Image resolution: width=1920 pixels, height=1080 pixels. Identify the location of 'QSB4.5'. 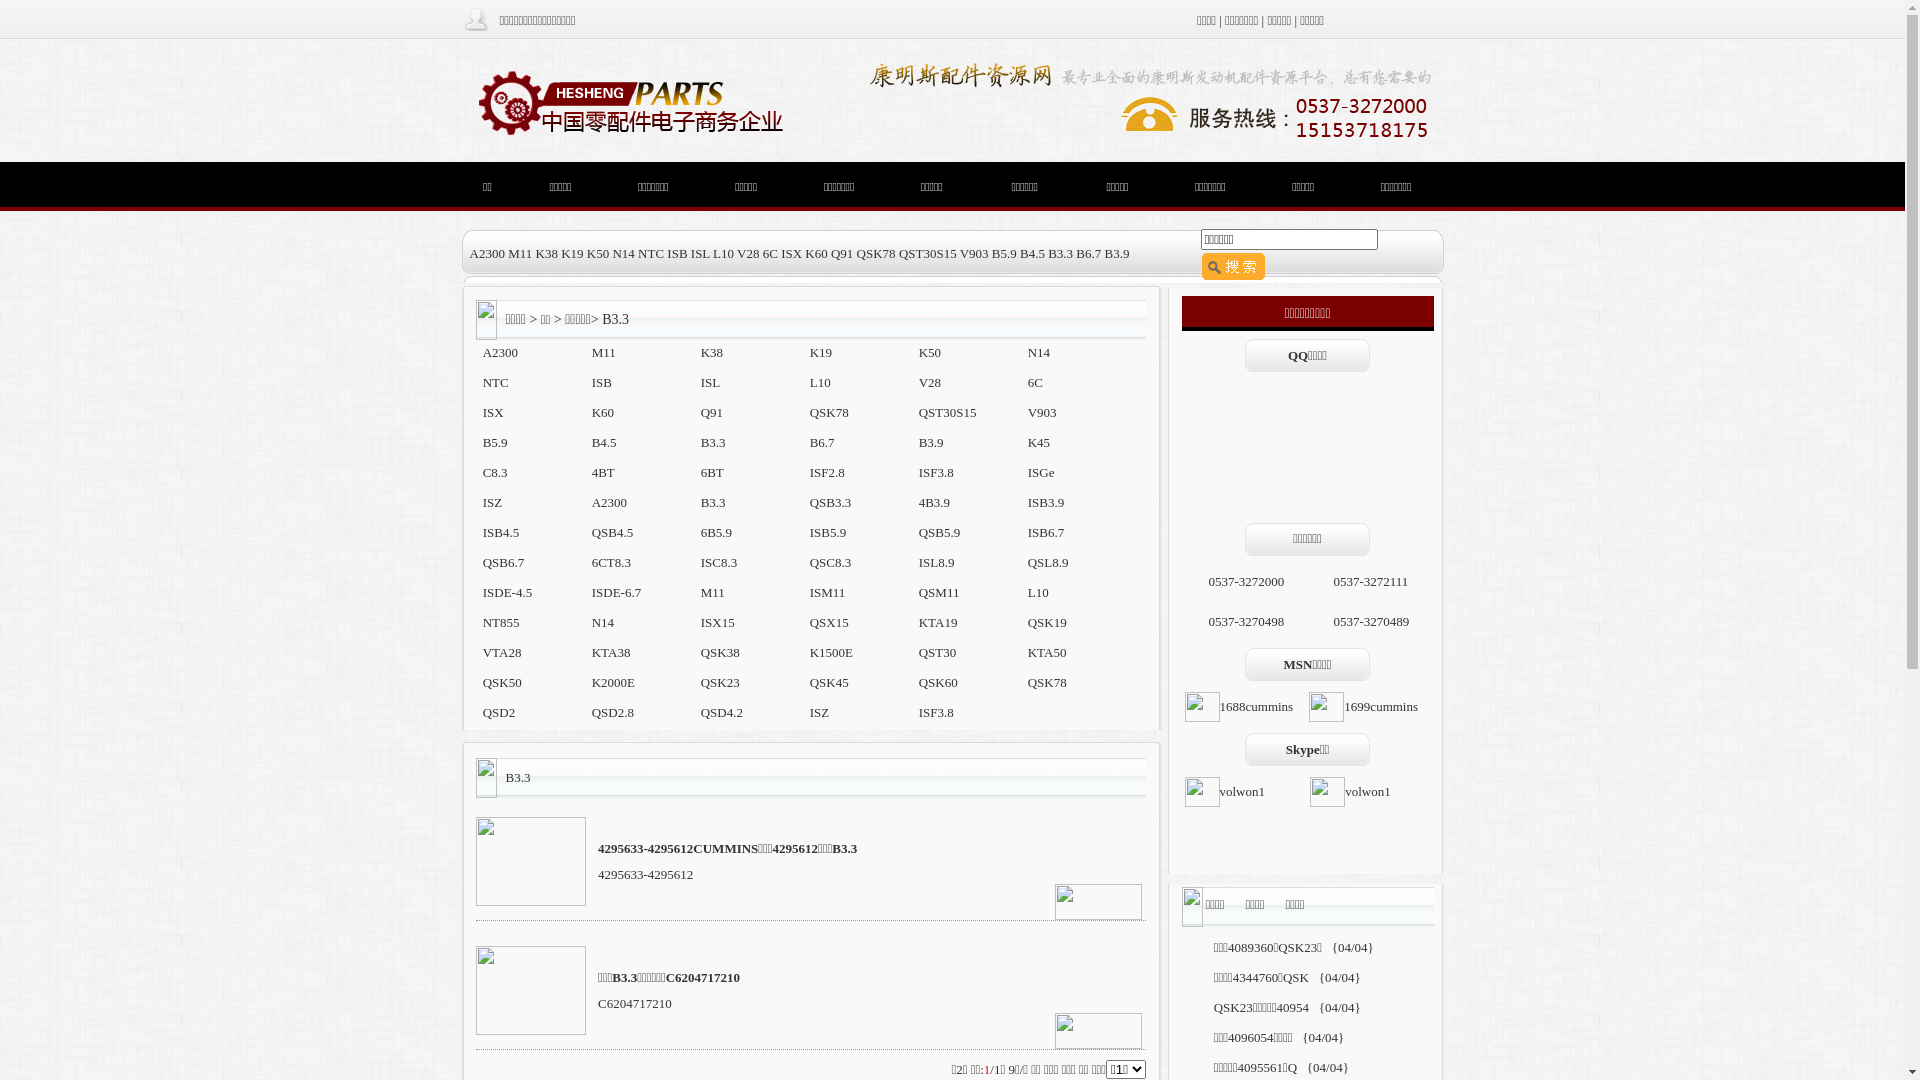
(590, 531).